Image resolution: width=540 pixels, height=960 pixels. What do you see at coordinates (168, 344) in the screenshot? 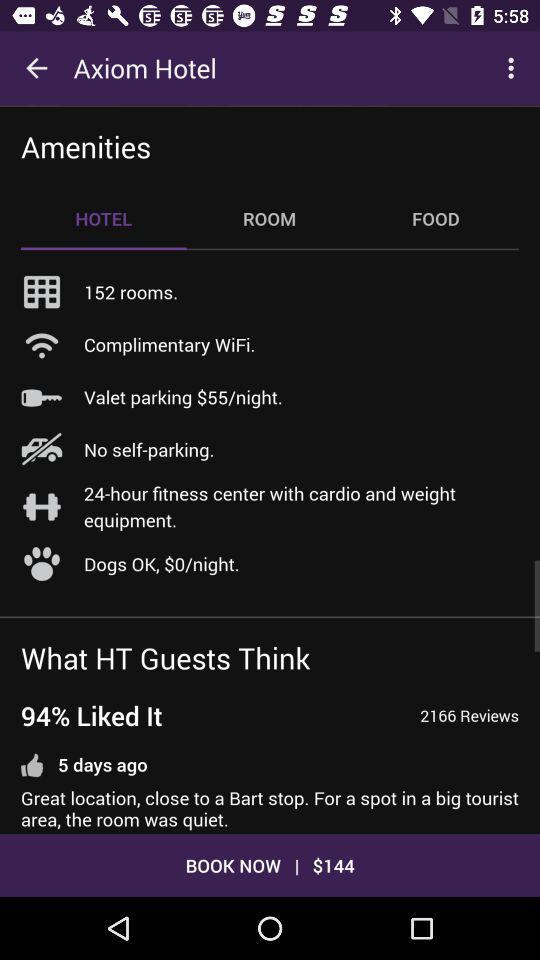
I see `the complimentary wifi.` at bounding box center [168, 344].